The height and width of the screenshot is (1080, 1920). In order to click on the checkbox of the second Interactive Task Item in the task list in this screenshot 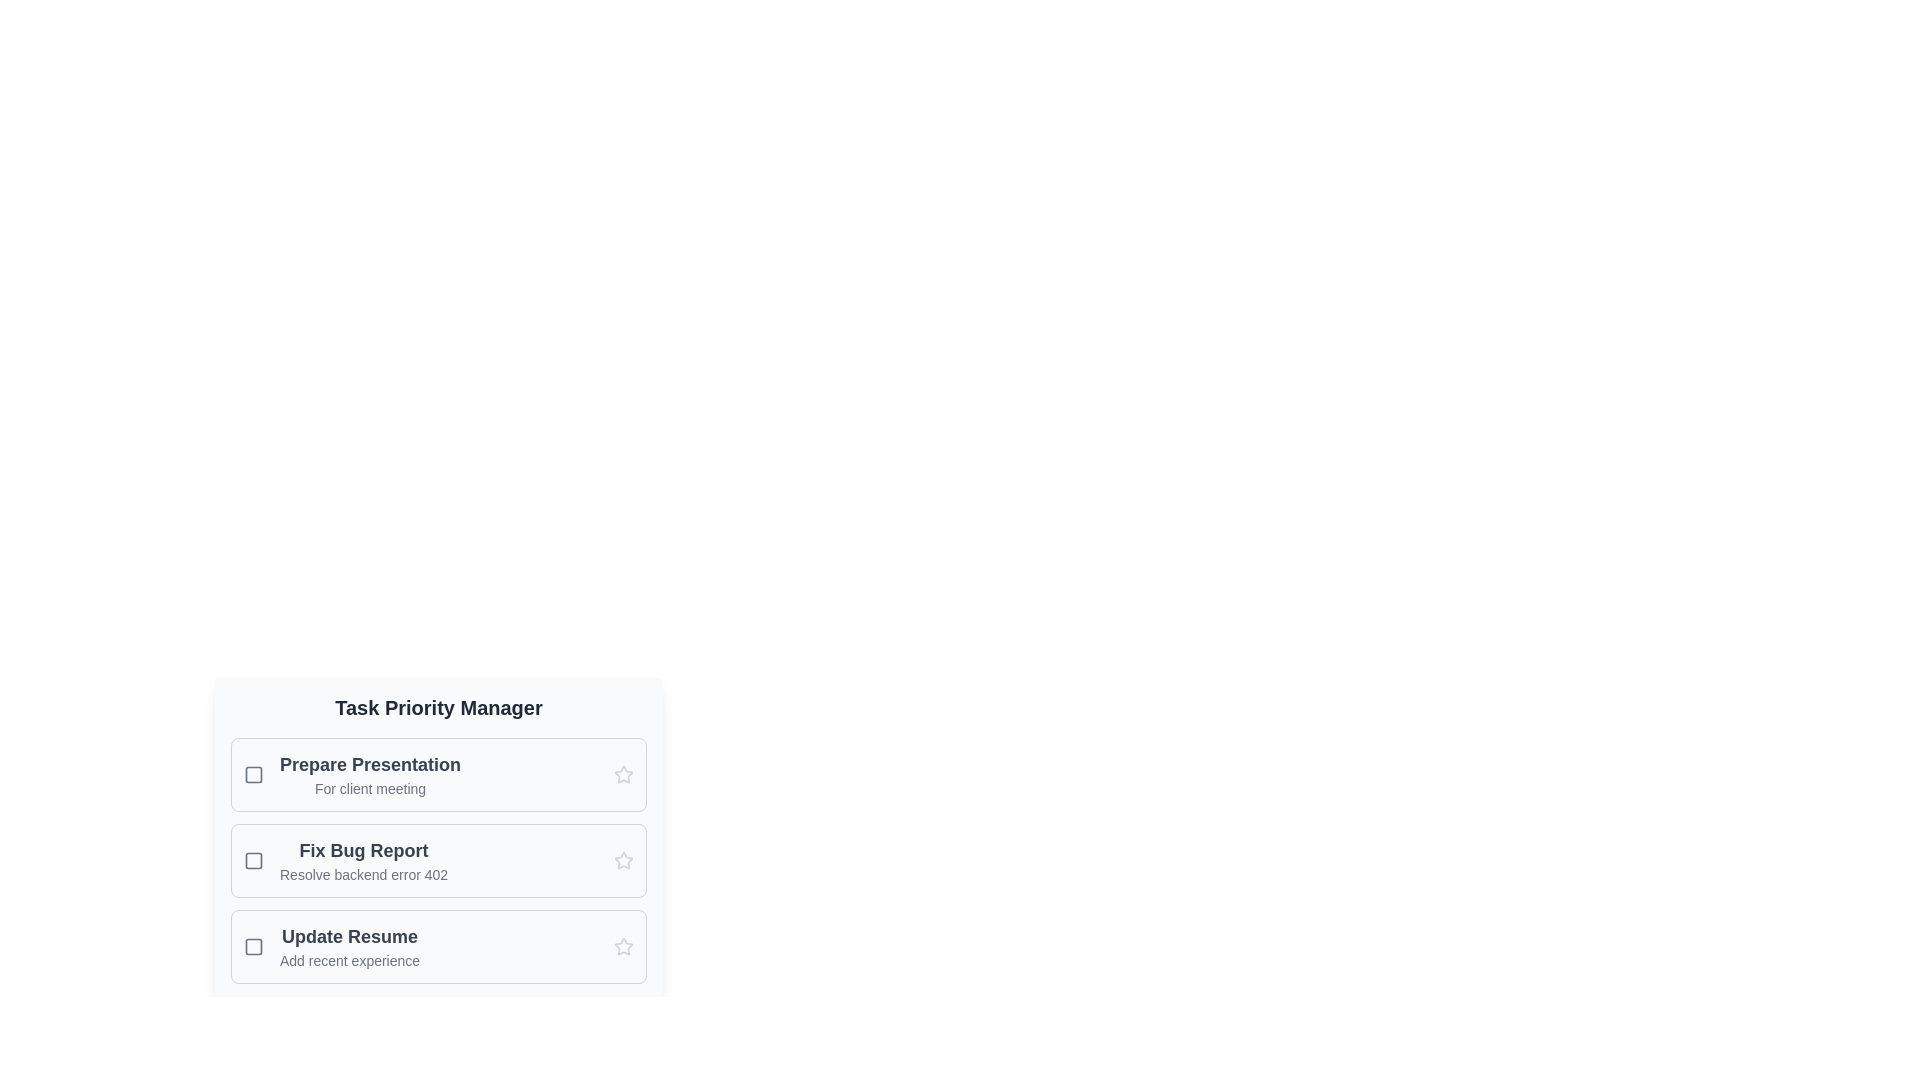, I will do `click(437, 825)`.